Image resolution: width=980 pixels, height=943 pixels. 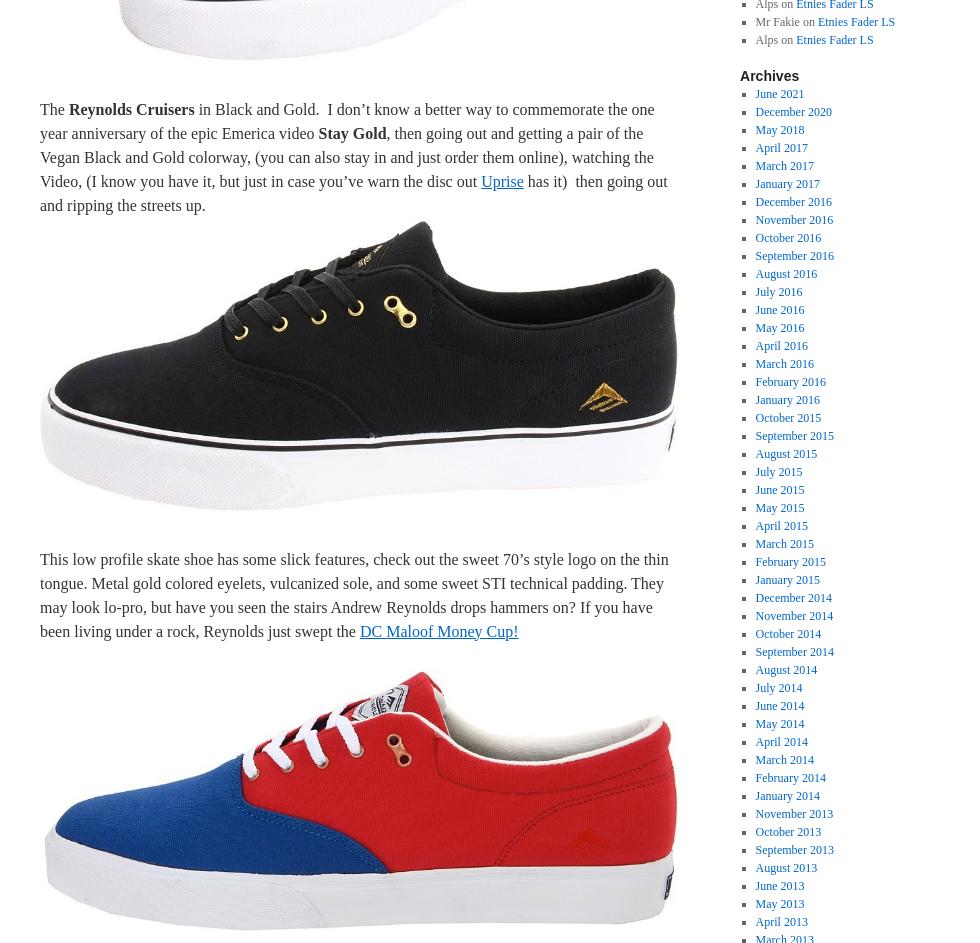 I want to click on 'The', so click(x=53, y=108).